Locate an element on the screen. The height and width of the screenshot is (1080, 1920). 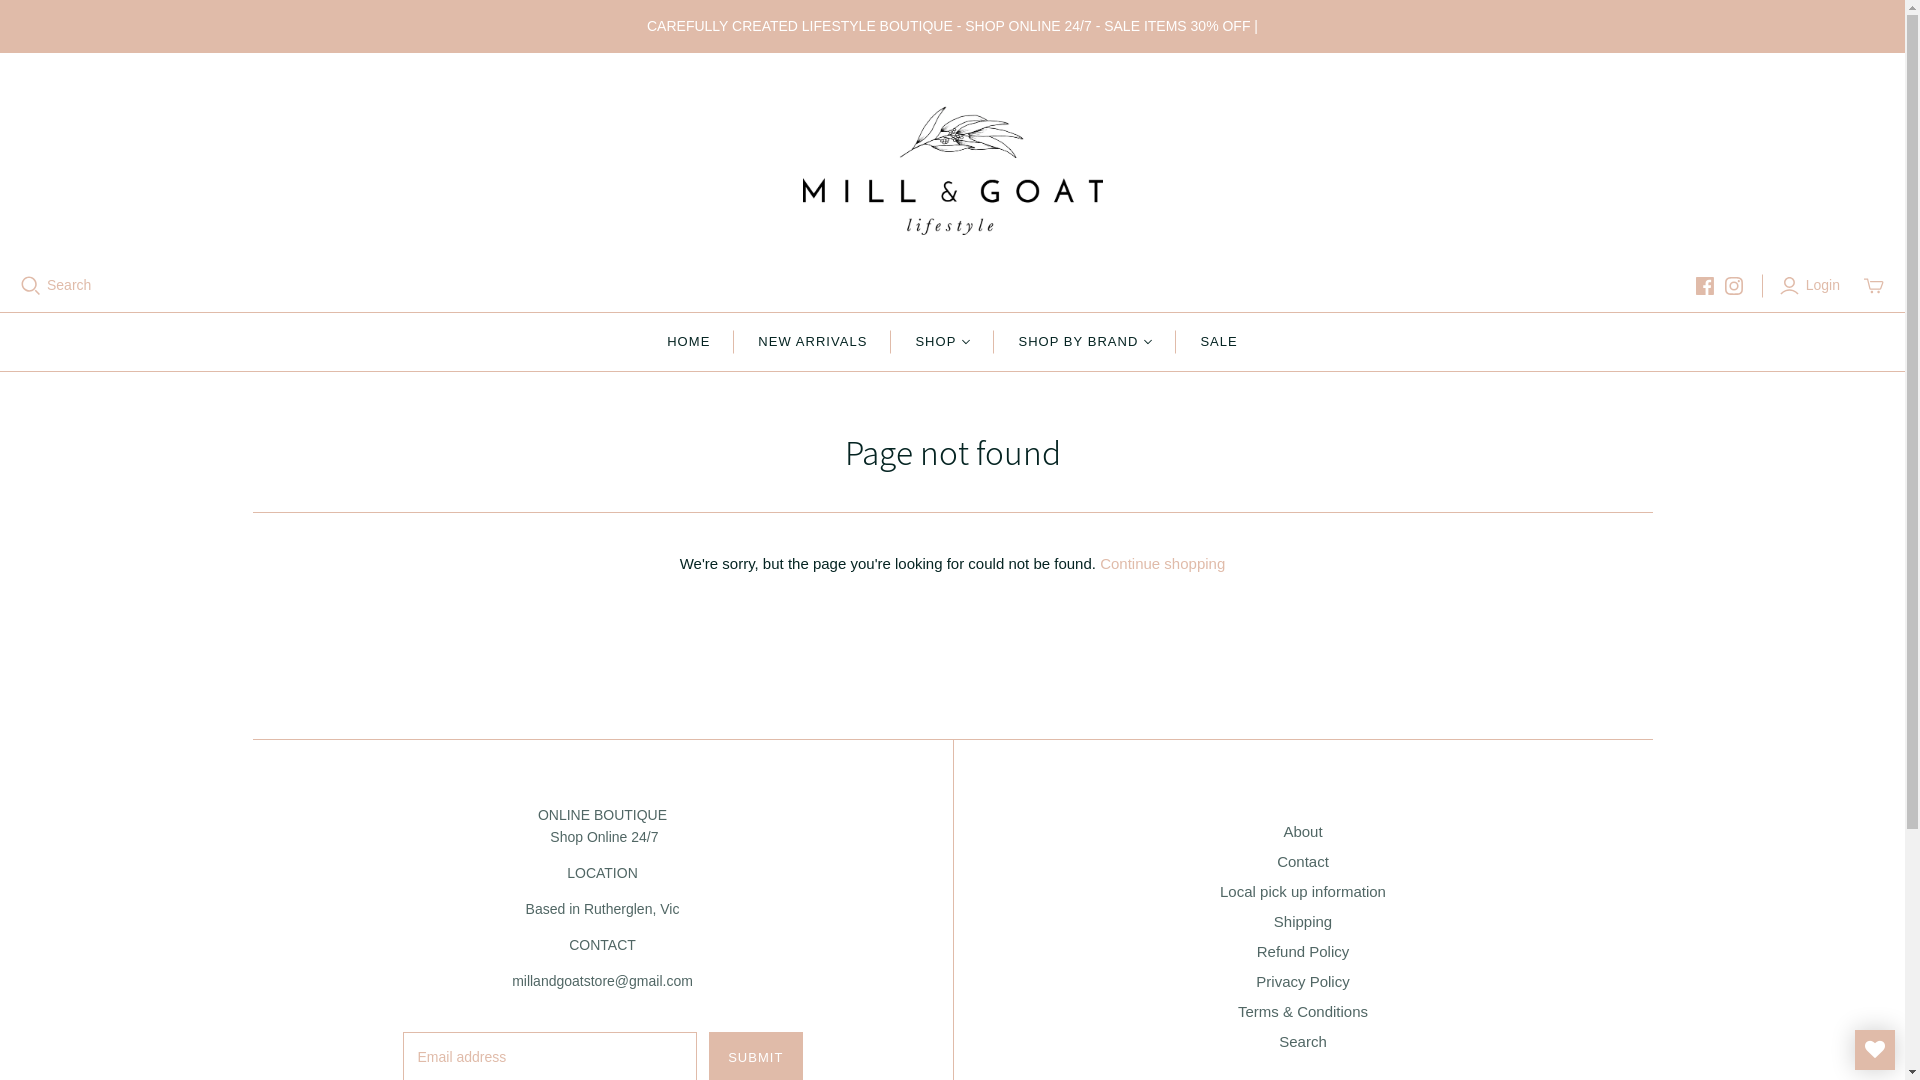
'HOME' is located at coordinates (688, 341).